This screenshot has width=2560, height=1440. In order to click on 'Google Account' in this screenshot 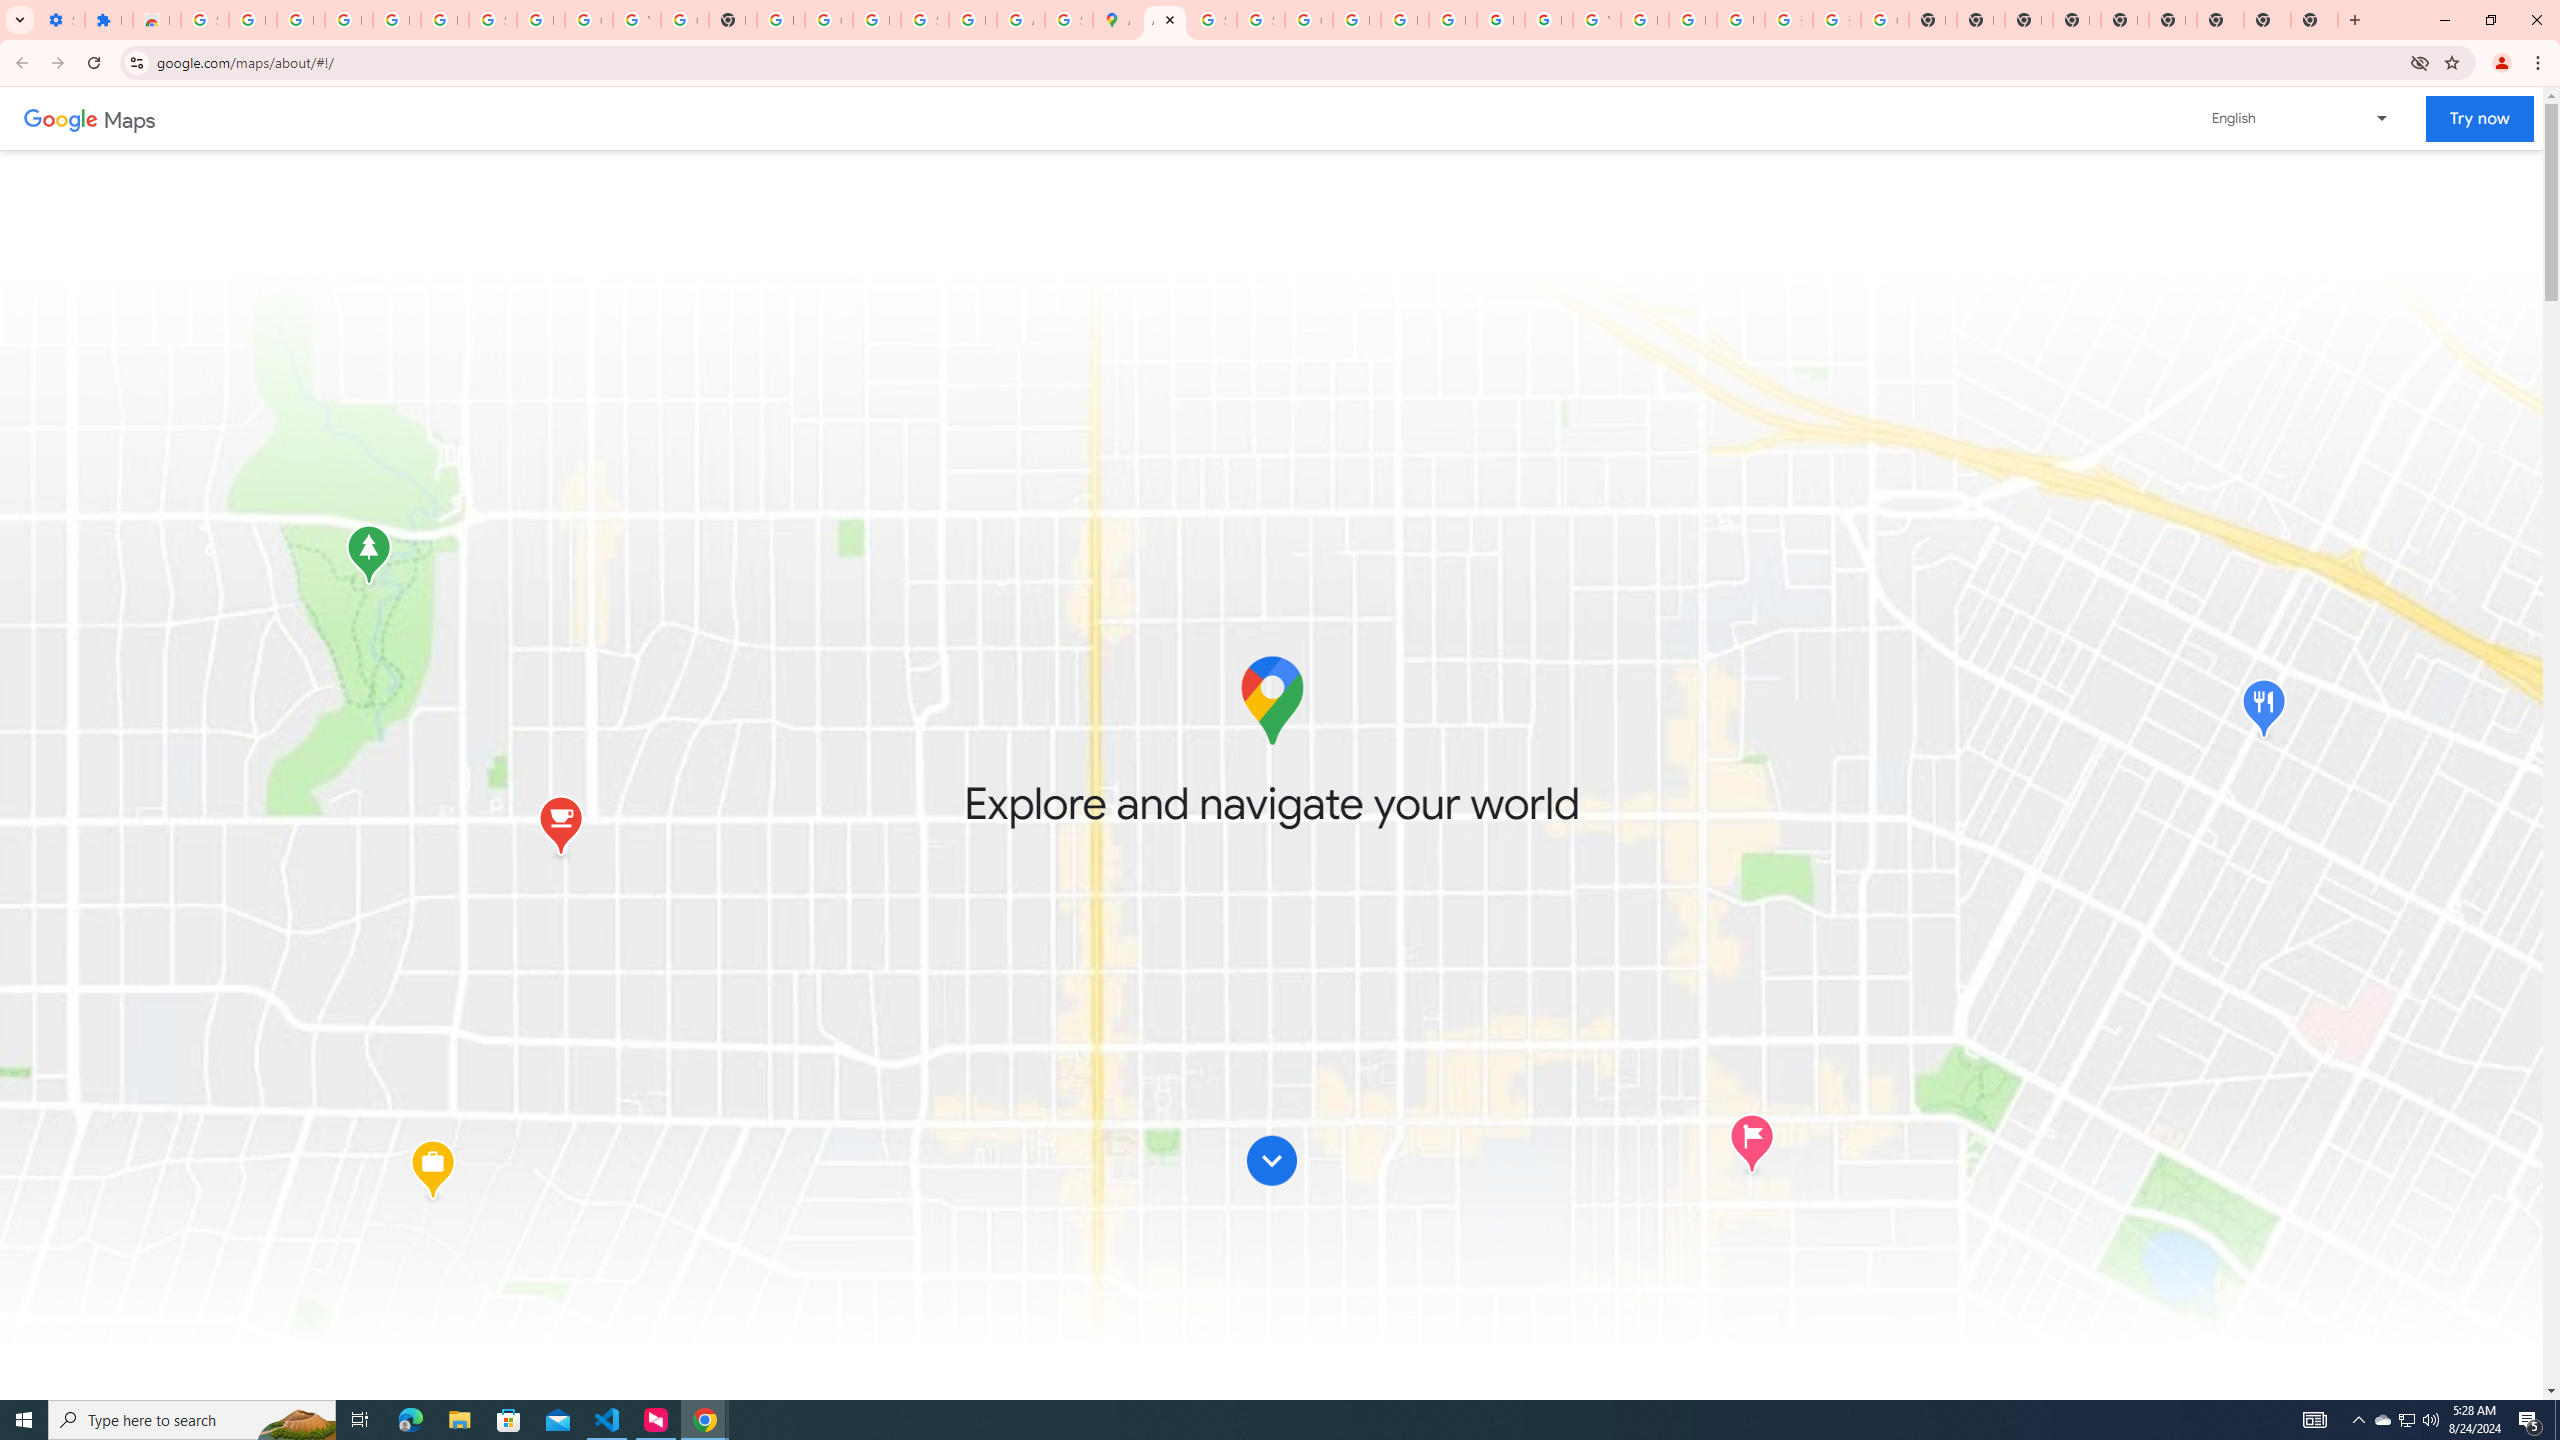, I will do `click(587, 19)`.